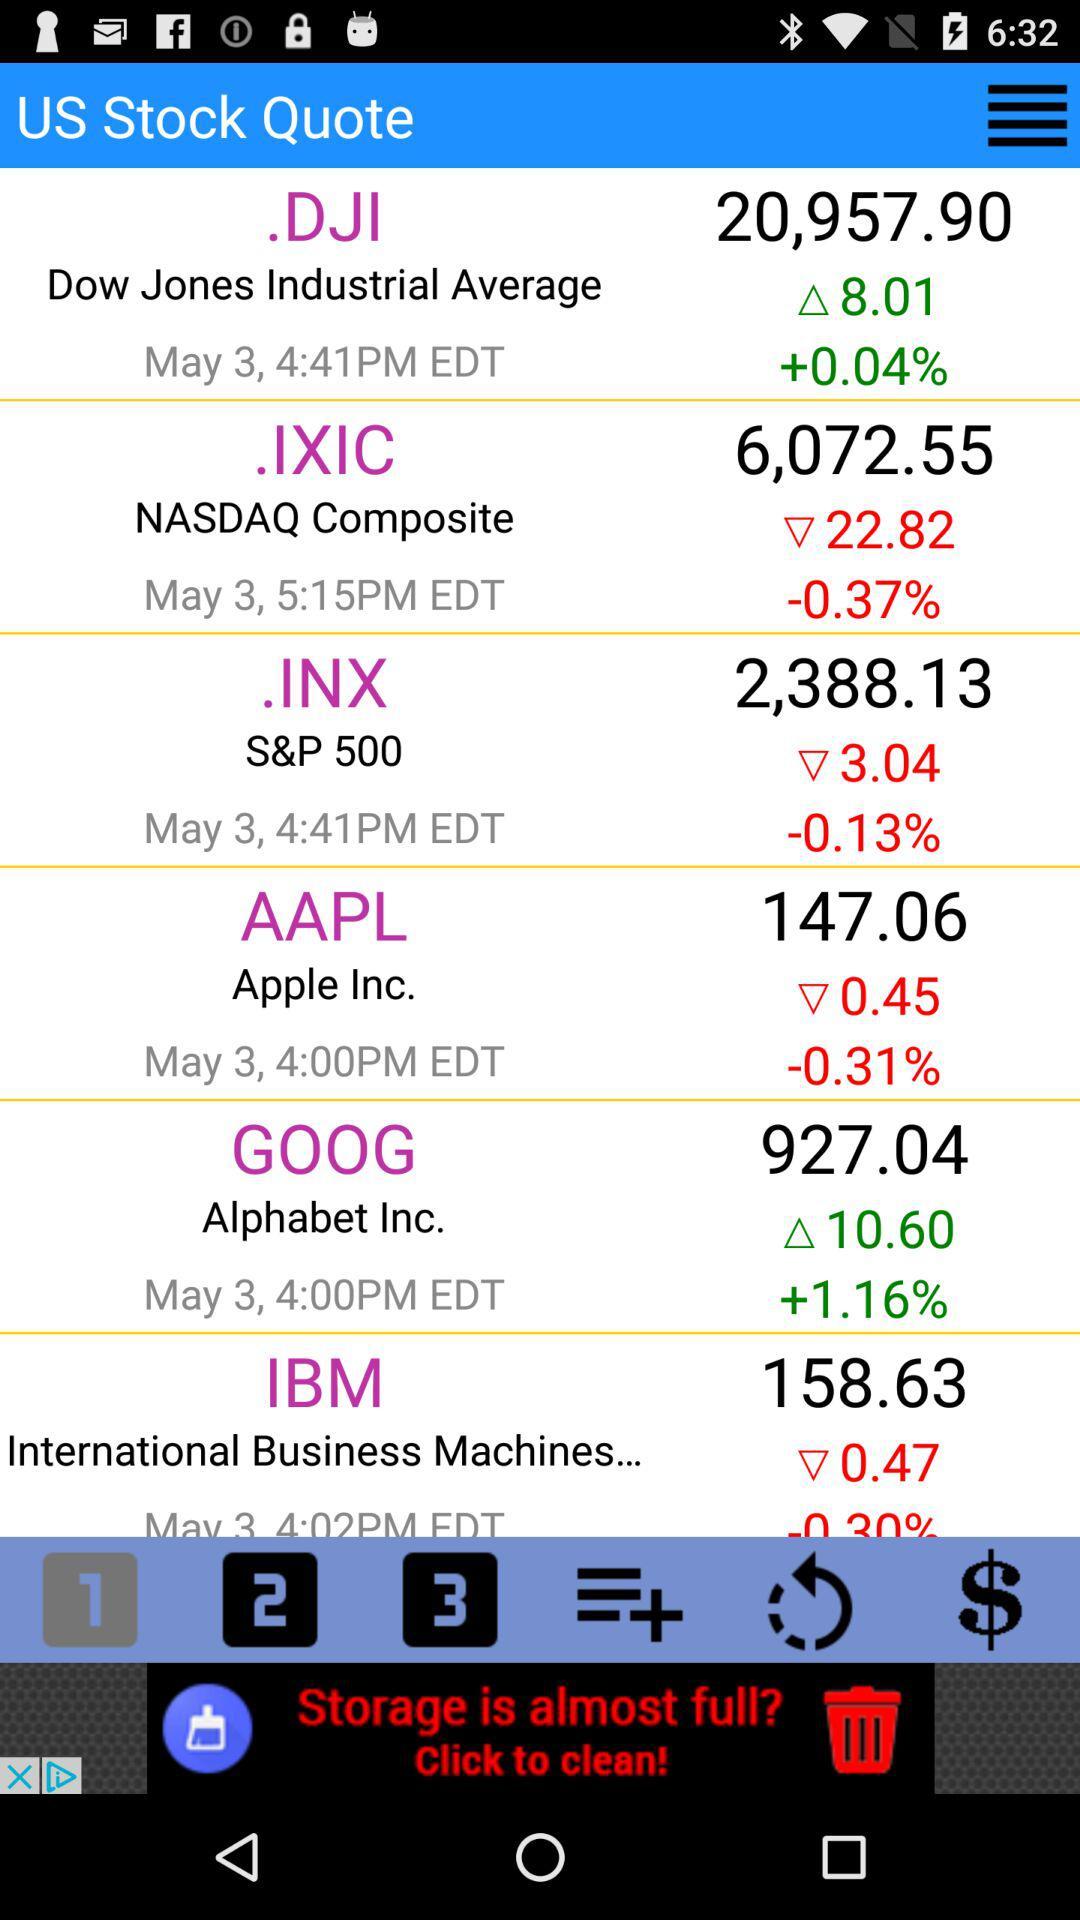 The height and width of the screenshot is (1920, 1080). Describe the element at coordinates (628, 1598) in the screenshot. I see `open more options` at that location.